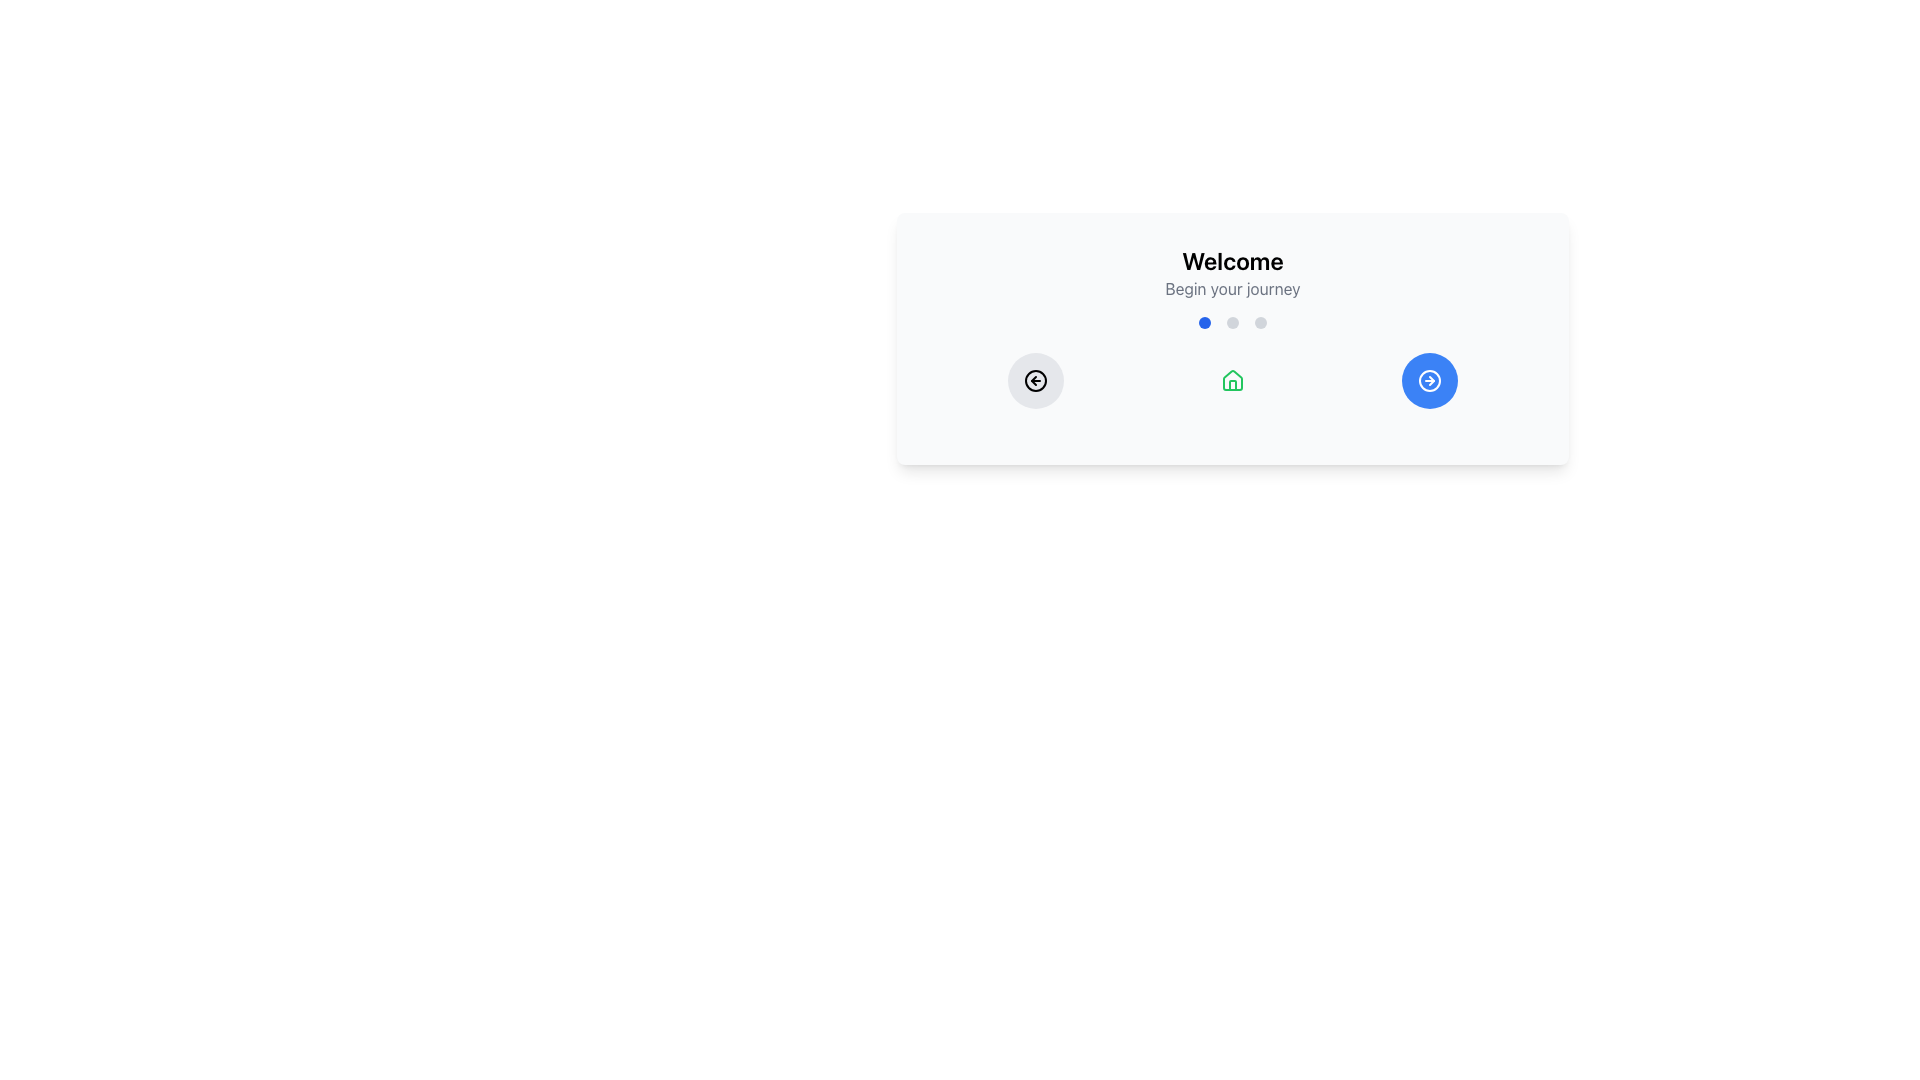 The height and width of the screenshot is (1080, 1920). I want to click on the Static text block that serves as a welcoming headline for the card, located at the upper half of the card above graphical elements, so click(1232, 273).